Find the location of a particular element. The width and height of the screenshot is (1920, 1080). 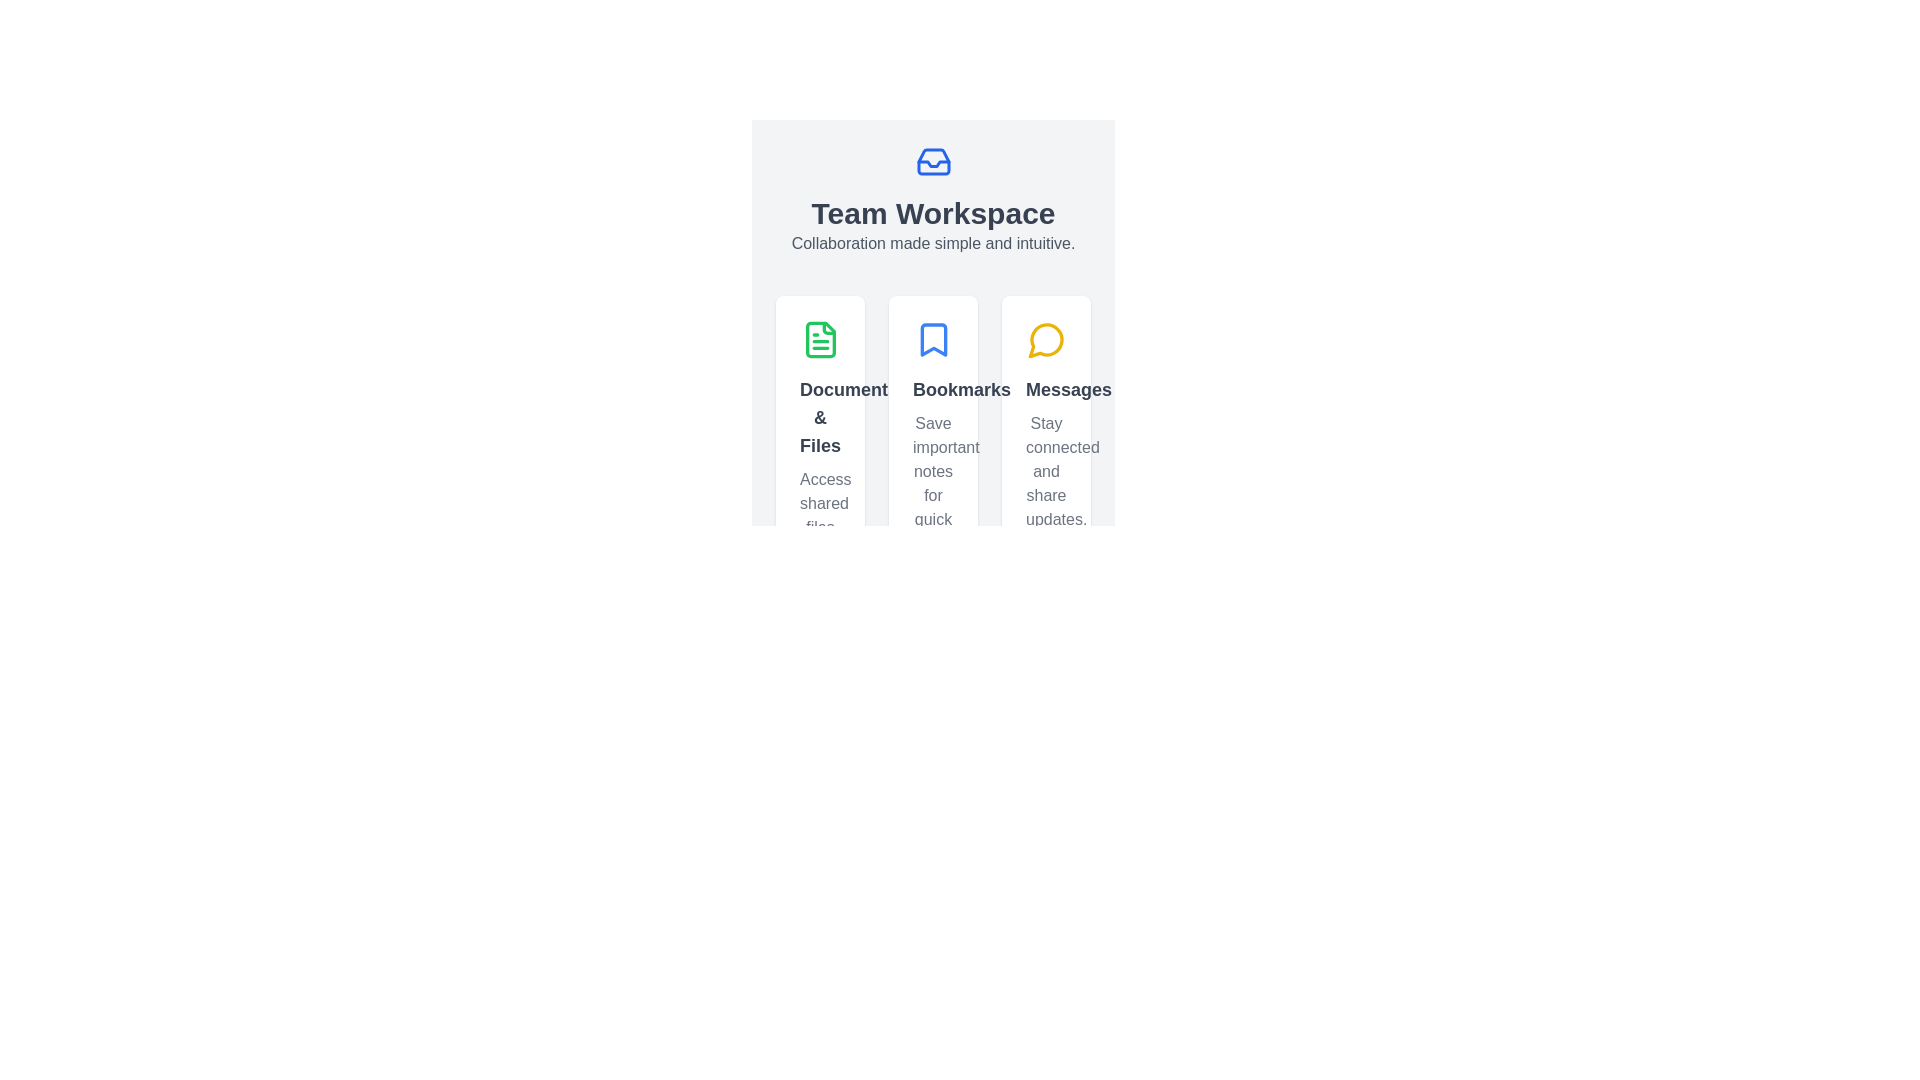

the static text label displaying 'Collaboration made simple and intuitive.' which is styled with a gray color and located below the heading 'Team Workspace' is located at coordinates (932, 242).